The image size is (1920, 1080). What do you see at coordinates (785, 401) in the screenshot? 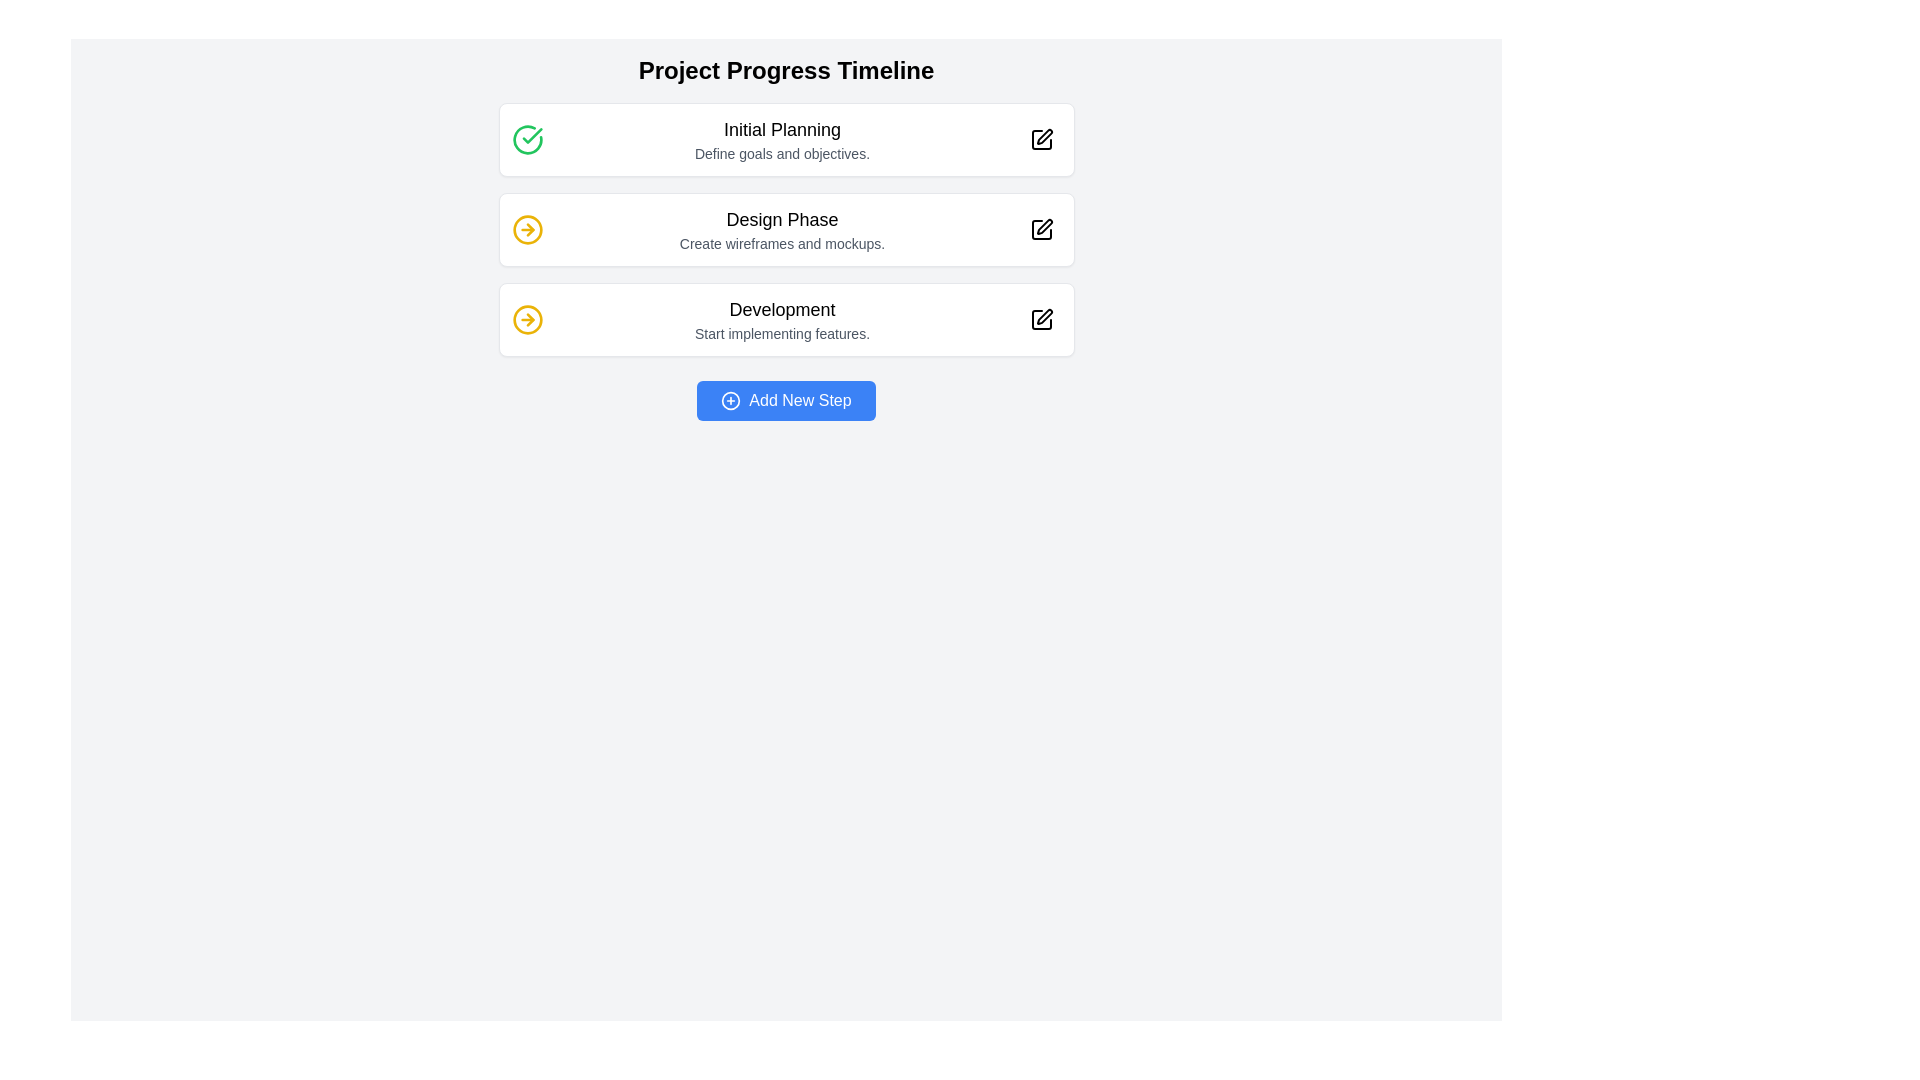
I see `the button that allows users to add a new step to the project timeline by clicking it, positioned below the list items in the bottom section` at bounding box center [785, 401].